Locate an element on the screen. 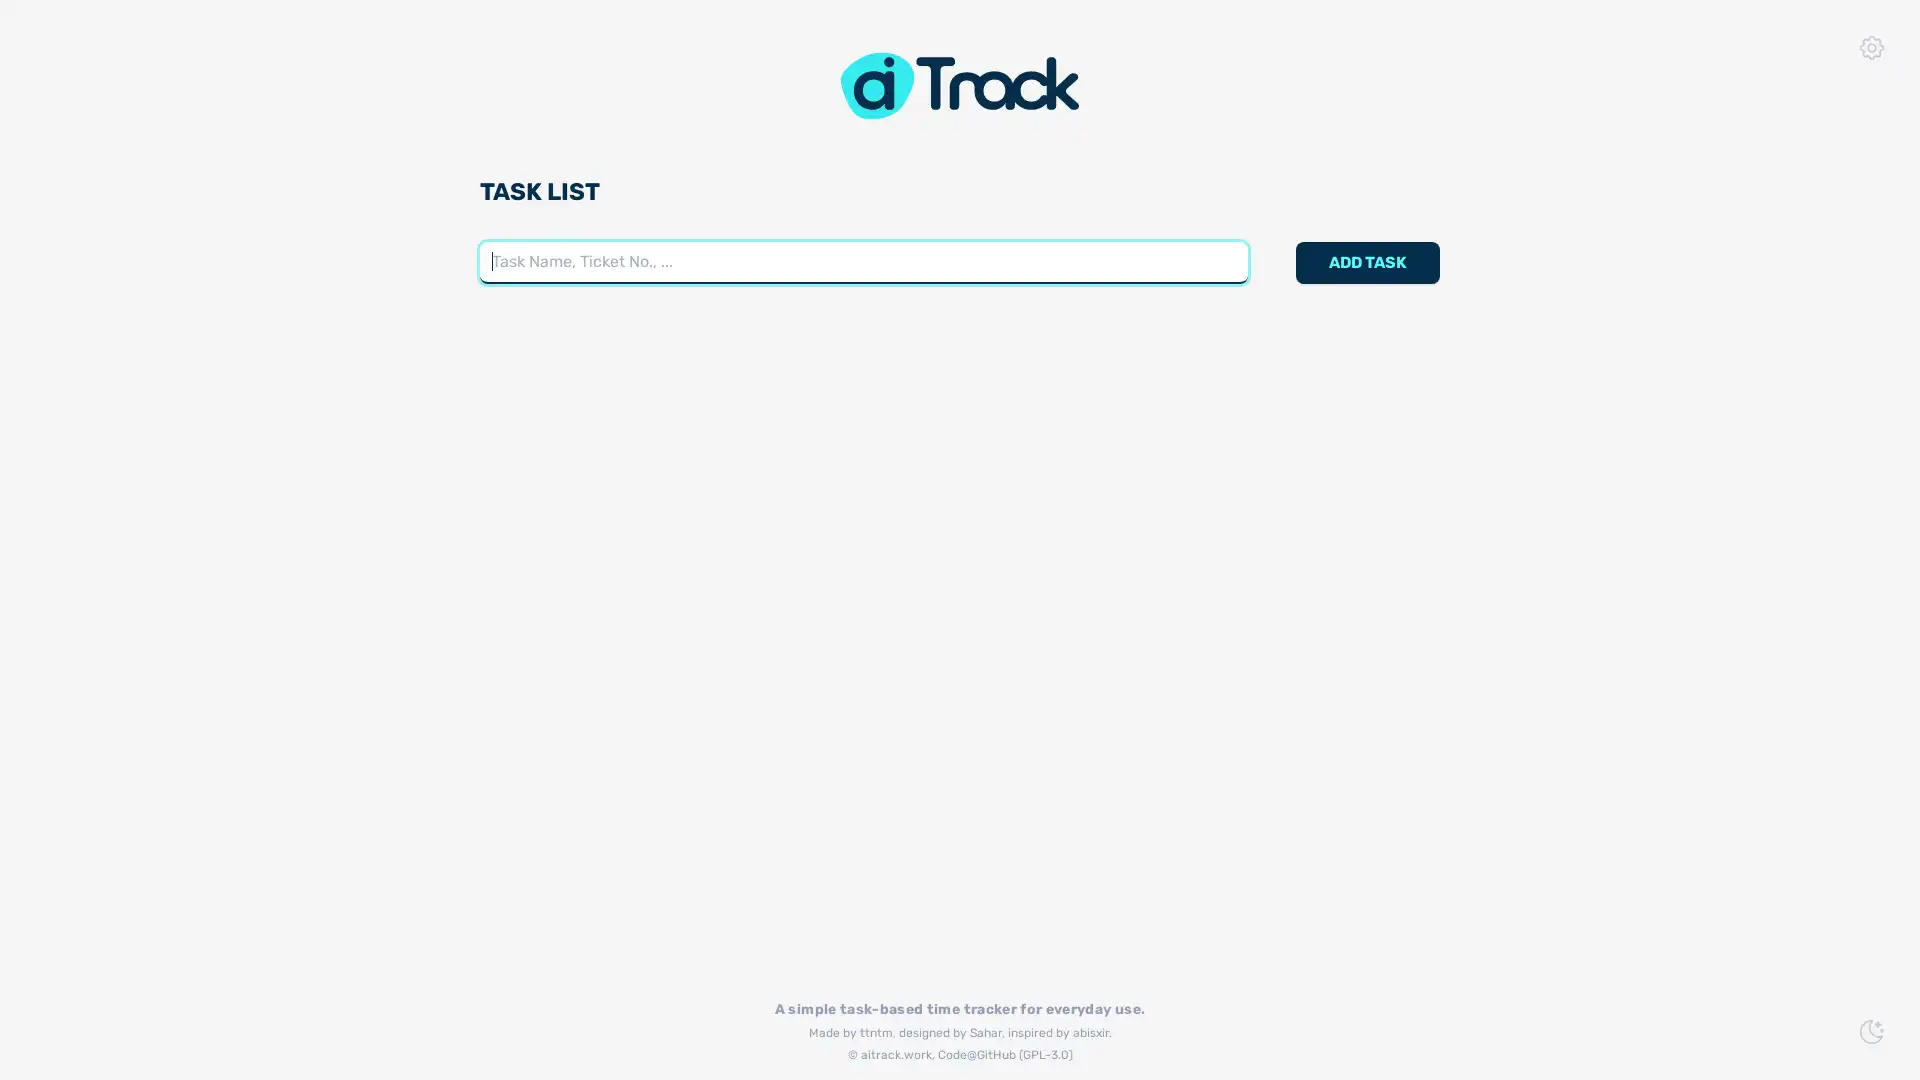  Switch to Dark Mode is located at coordinates (1871, 1032).